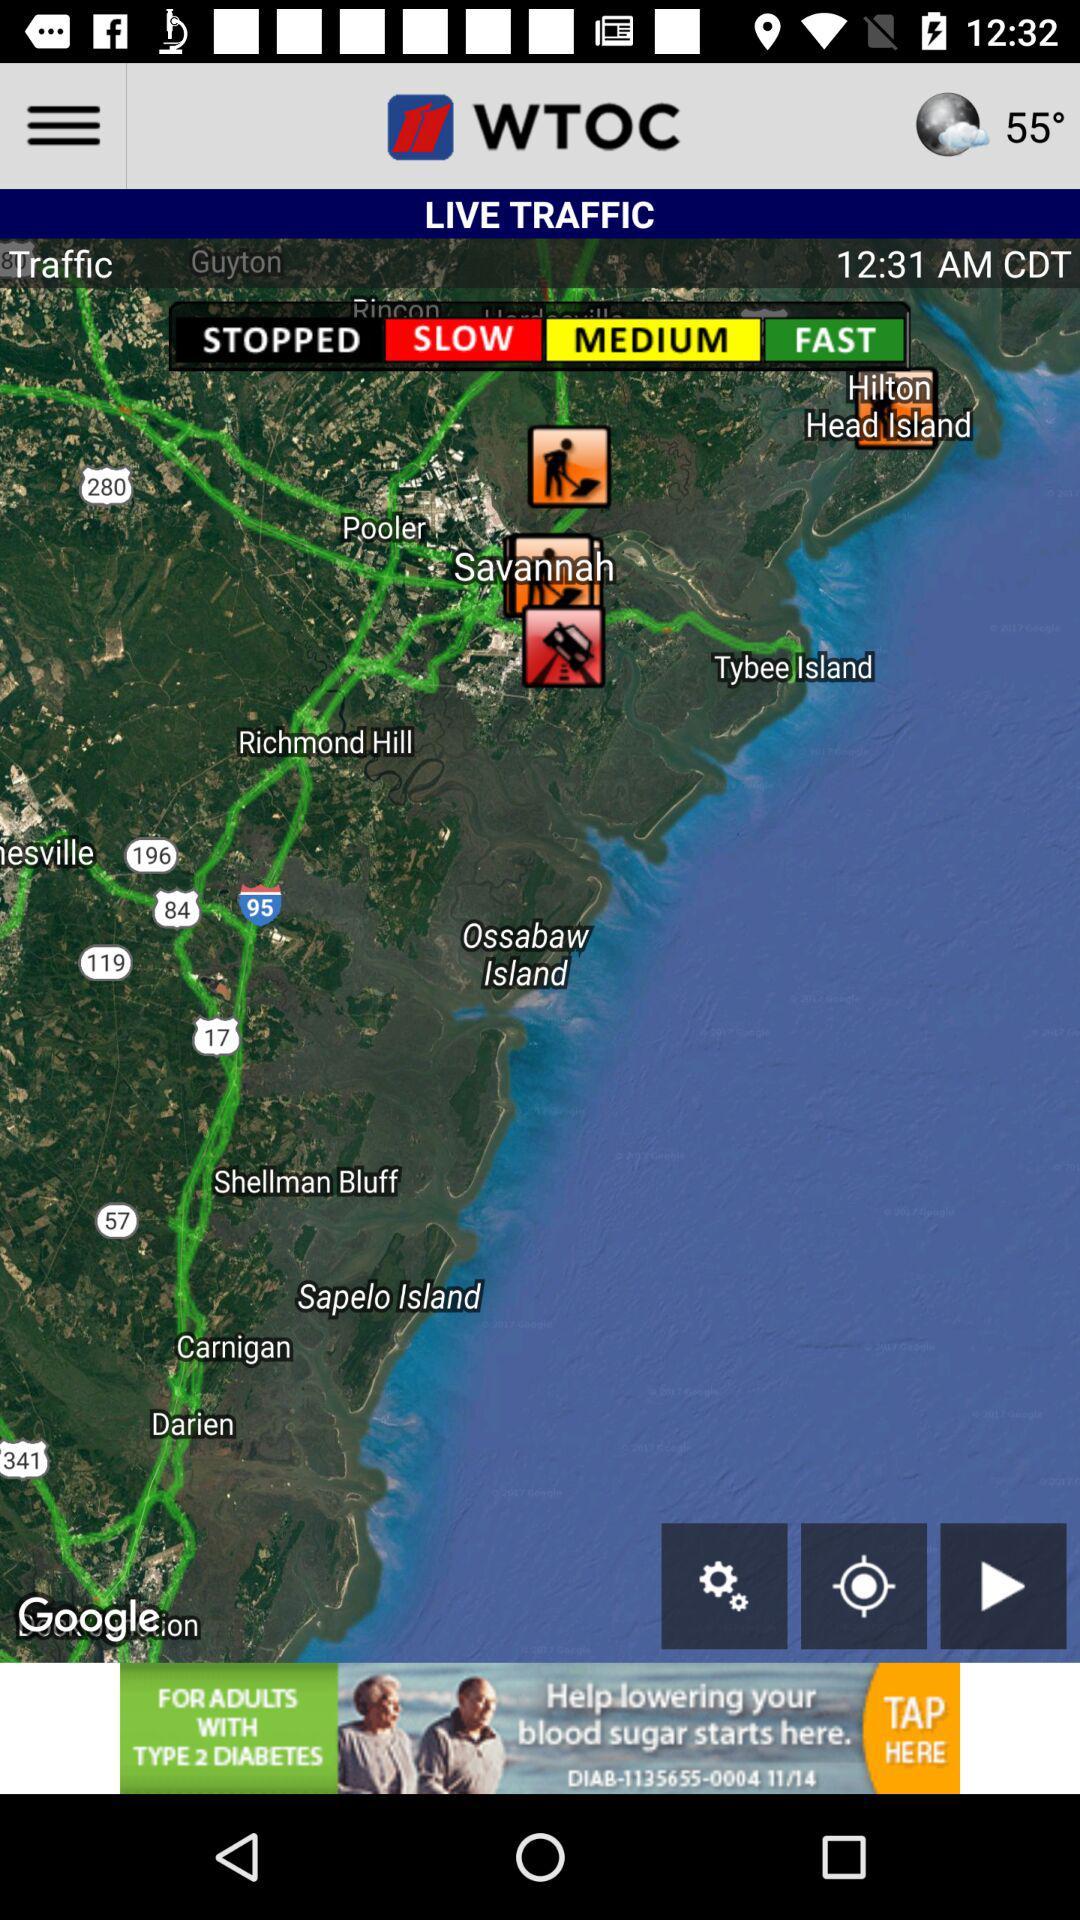  Describe the element at coordinates (951, 124) in the screenshot. I see `weather icon` at that location.